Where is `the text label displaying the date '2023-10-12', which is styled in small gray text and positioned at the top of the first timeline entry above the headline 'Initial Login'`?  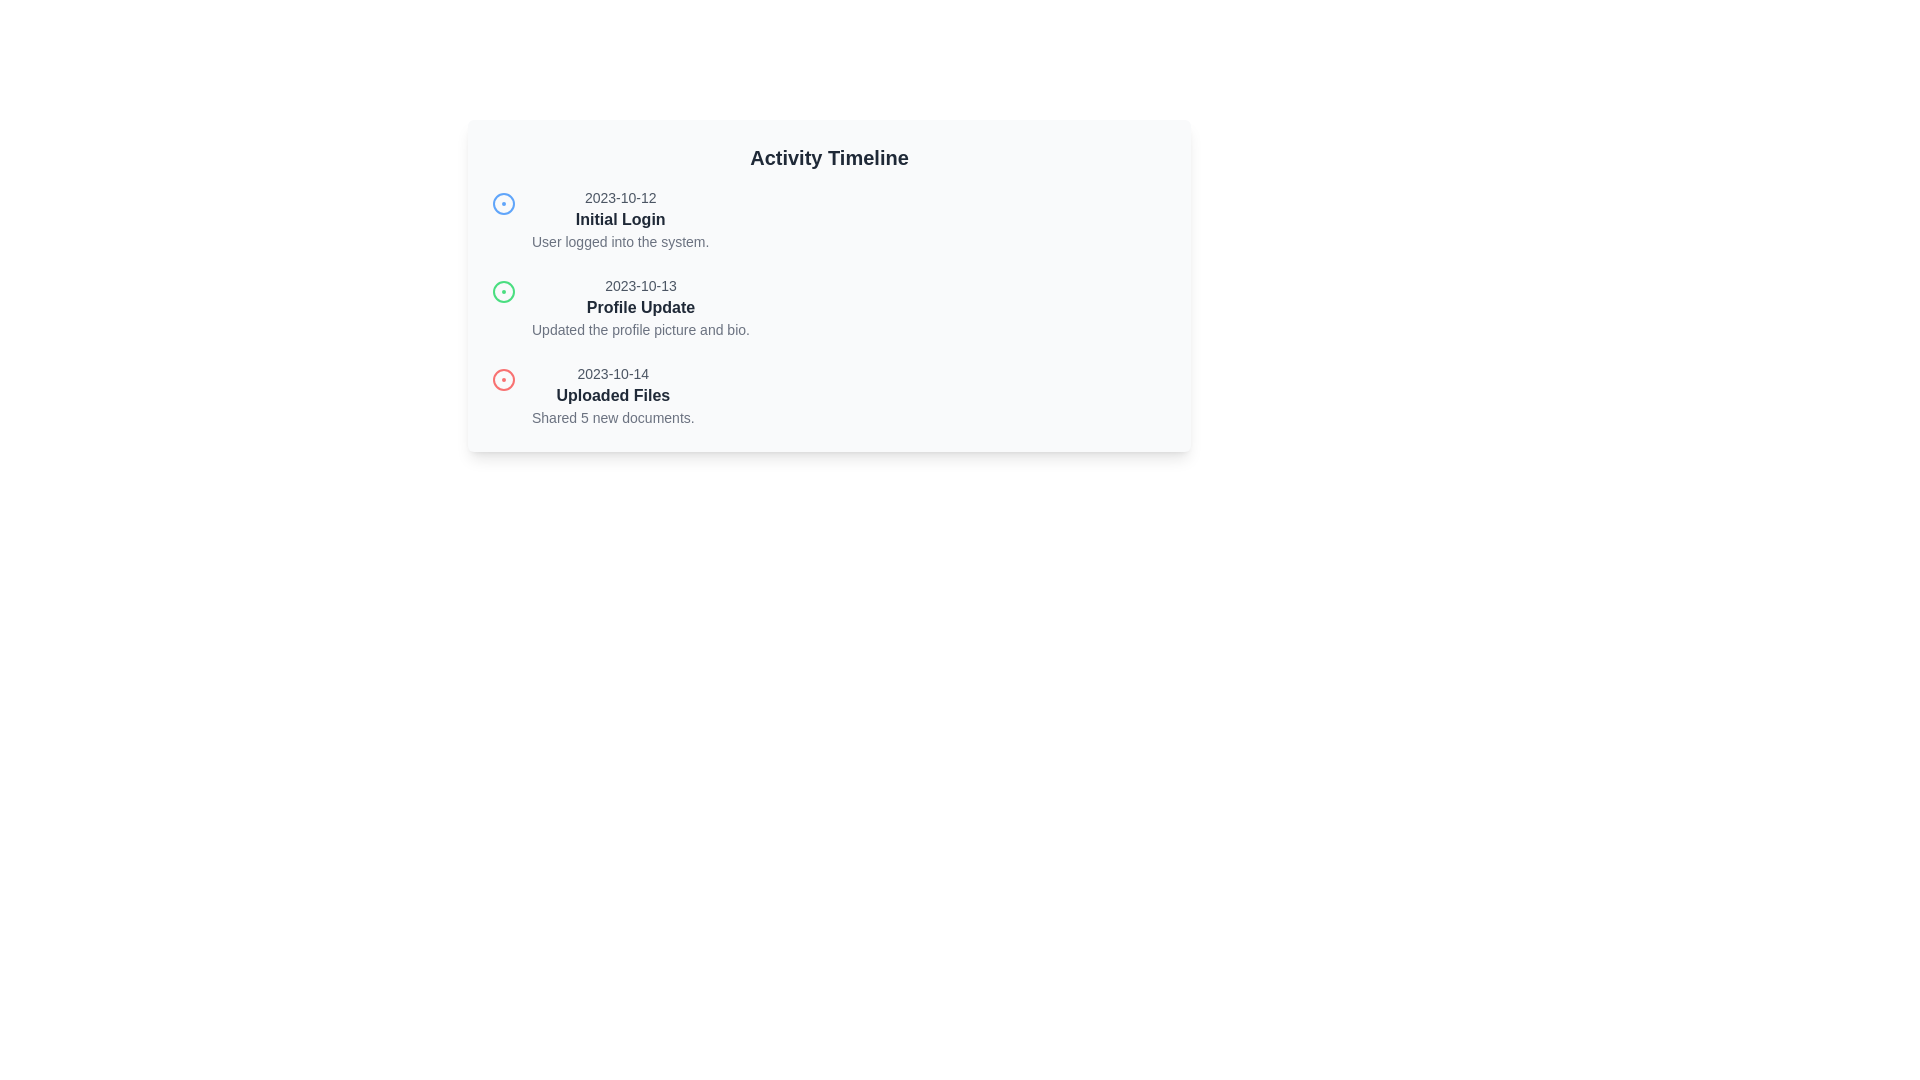
the text label displaying the date '2023-10-12', which is styled in small gray text and positioned at the top of the first timeline entry above the headline 'Initial Login' is located at coordinates (619, 197).